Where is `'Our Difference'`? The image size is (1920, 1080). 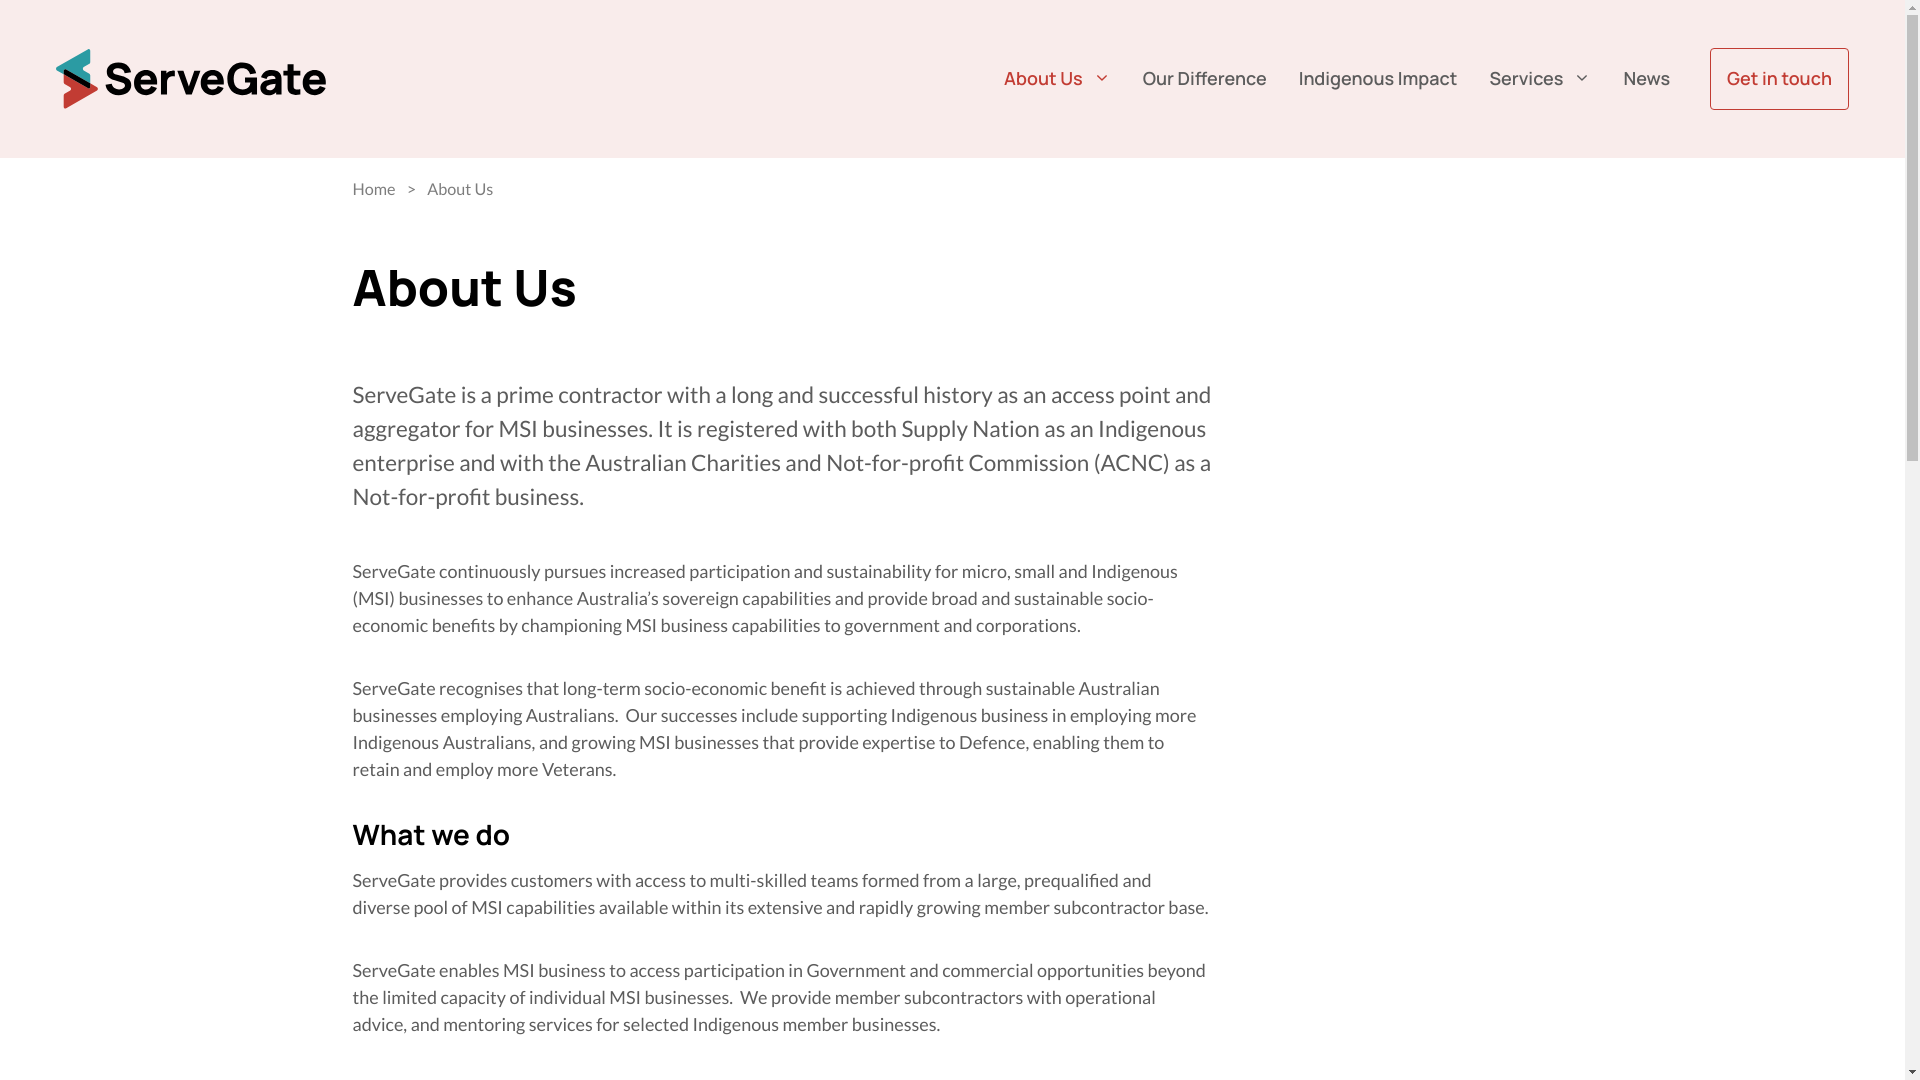 'Our Difference' is located at coordinates (1203, 77).